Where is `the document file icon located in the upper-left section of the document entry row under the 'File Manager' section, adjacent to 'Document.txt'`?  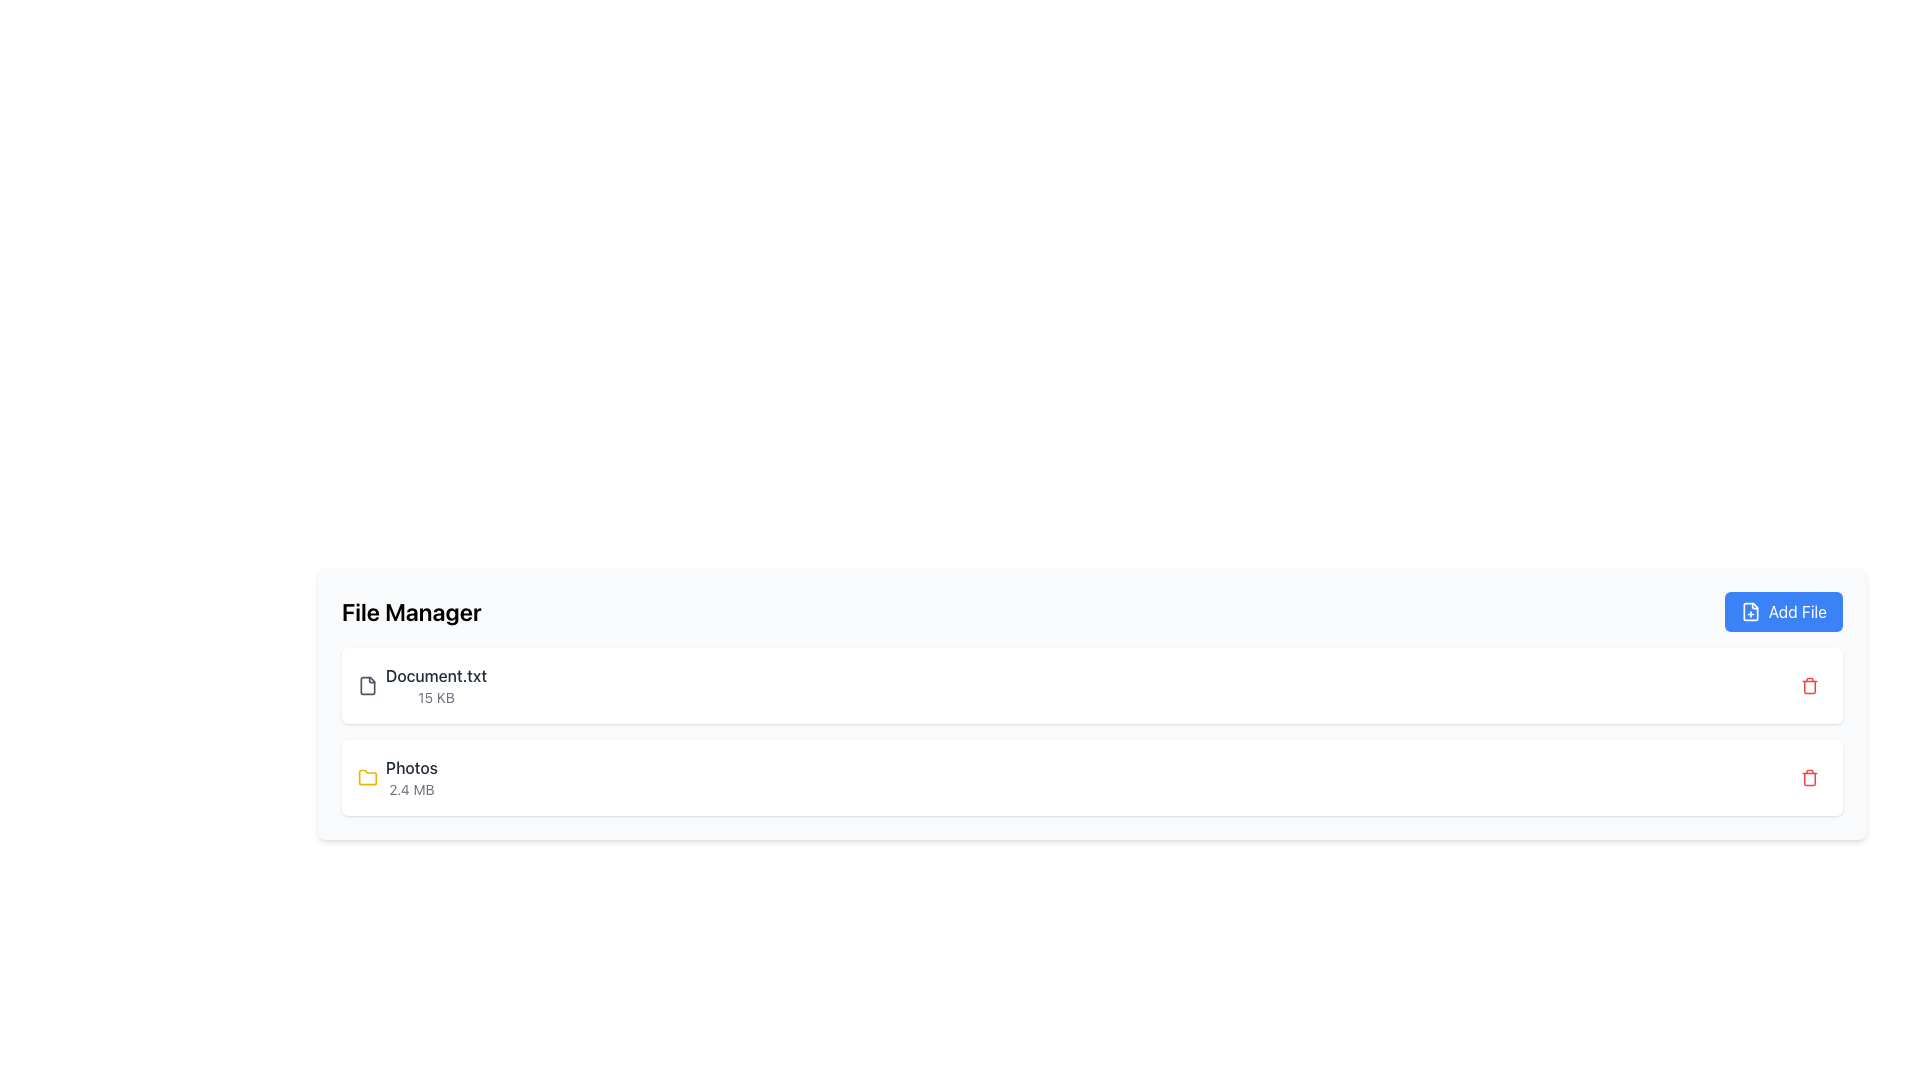 the document file icon located in the upper-left section of the document entry row under the 'File Manager' section, adjacent to 'Document.txt' is located at coordinates (368, 685).